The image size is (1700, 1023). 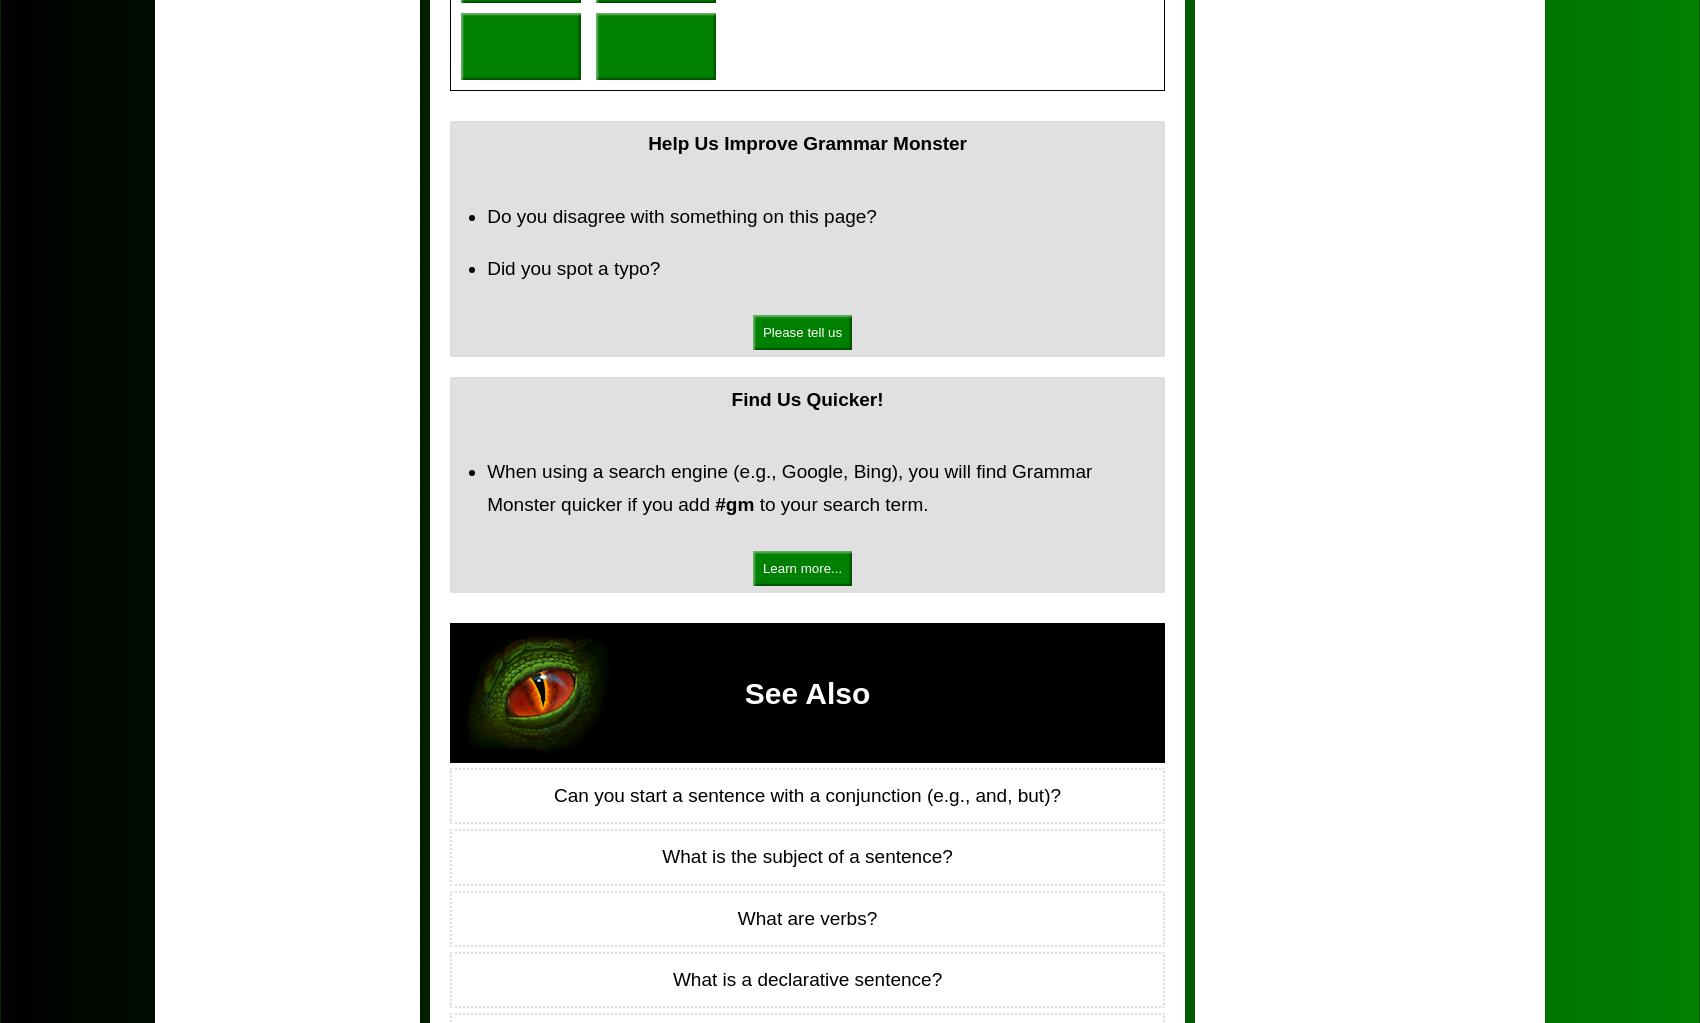 I want to click on 'See Also', so click(x=805, y=691).